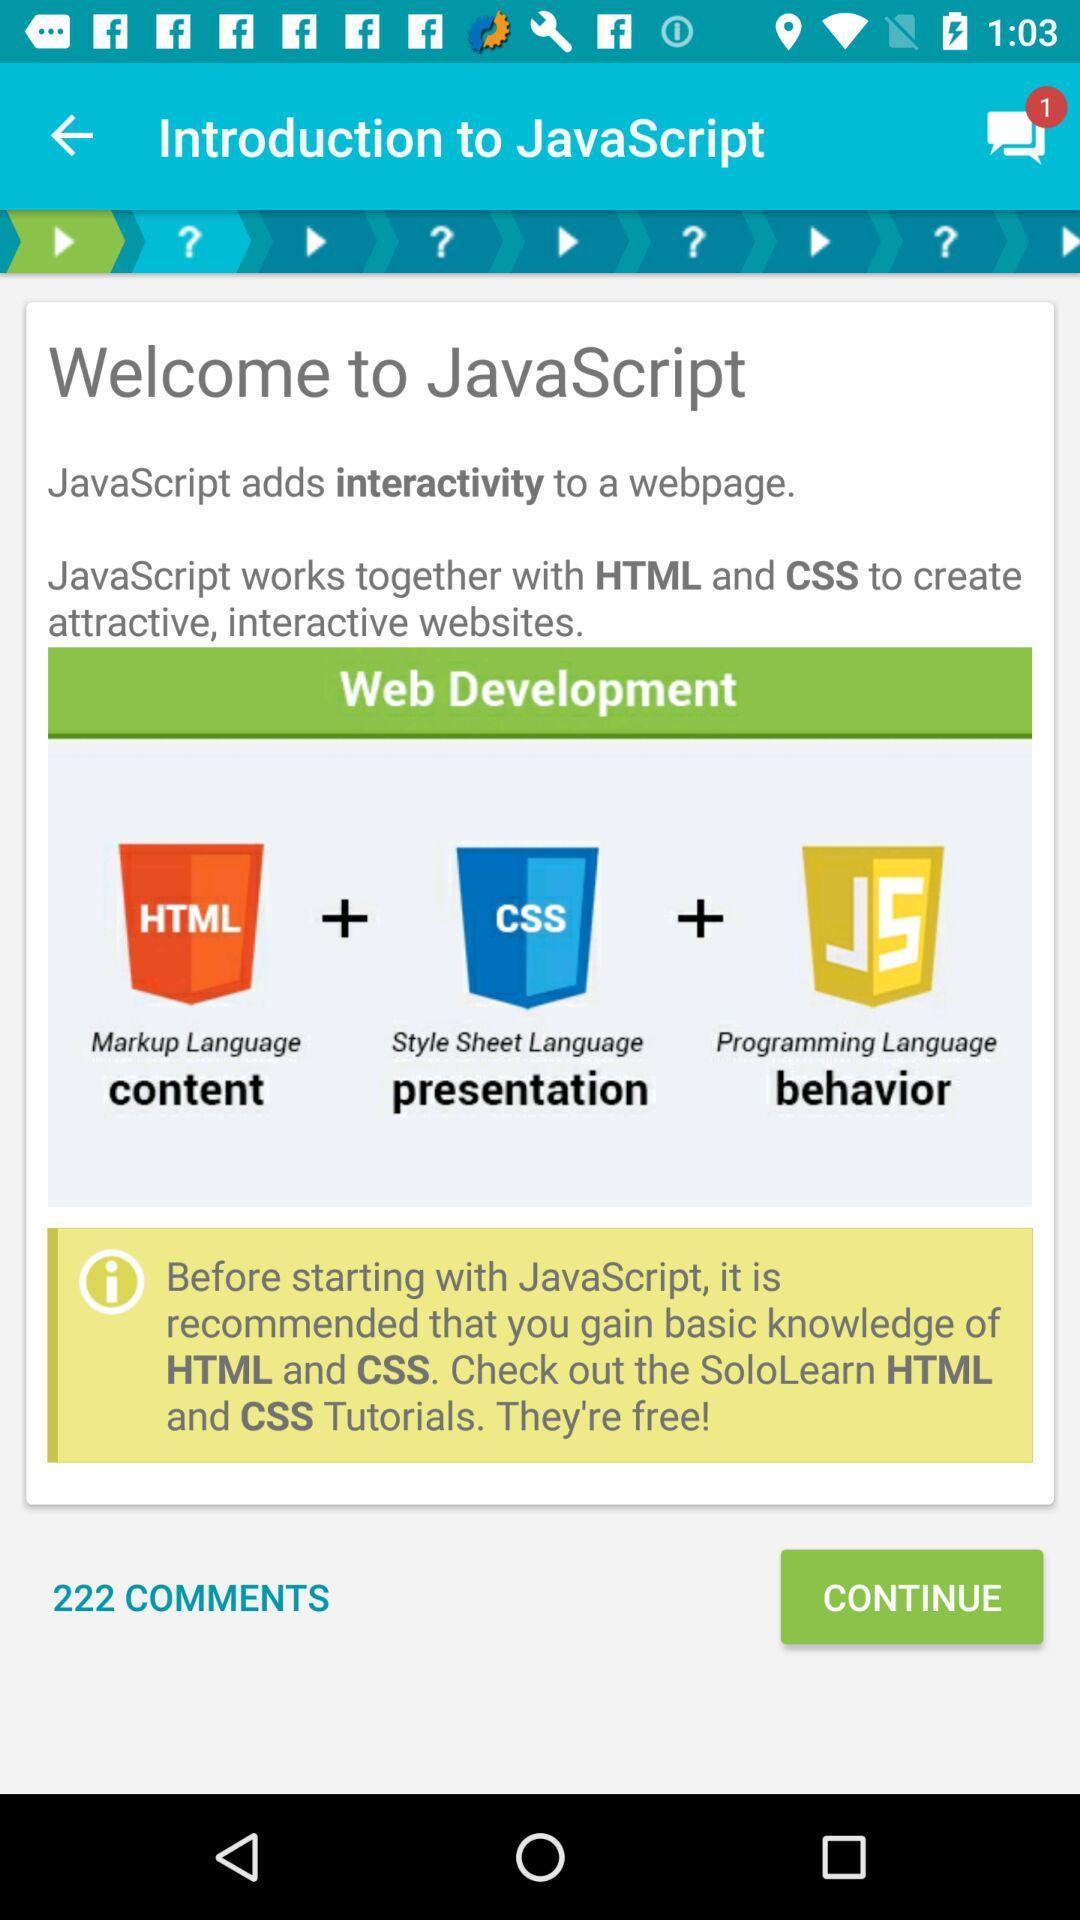 This screenshot has width=1080, height=1920. What do you see at coordinates (911, 1595) in the screenshot?
I see `the continue at the bottom right corner` at bounding box center [911, 1595].